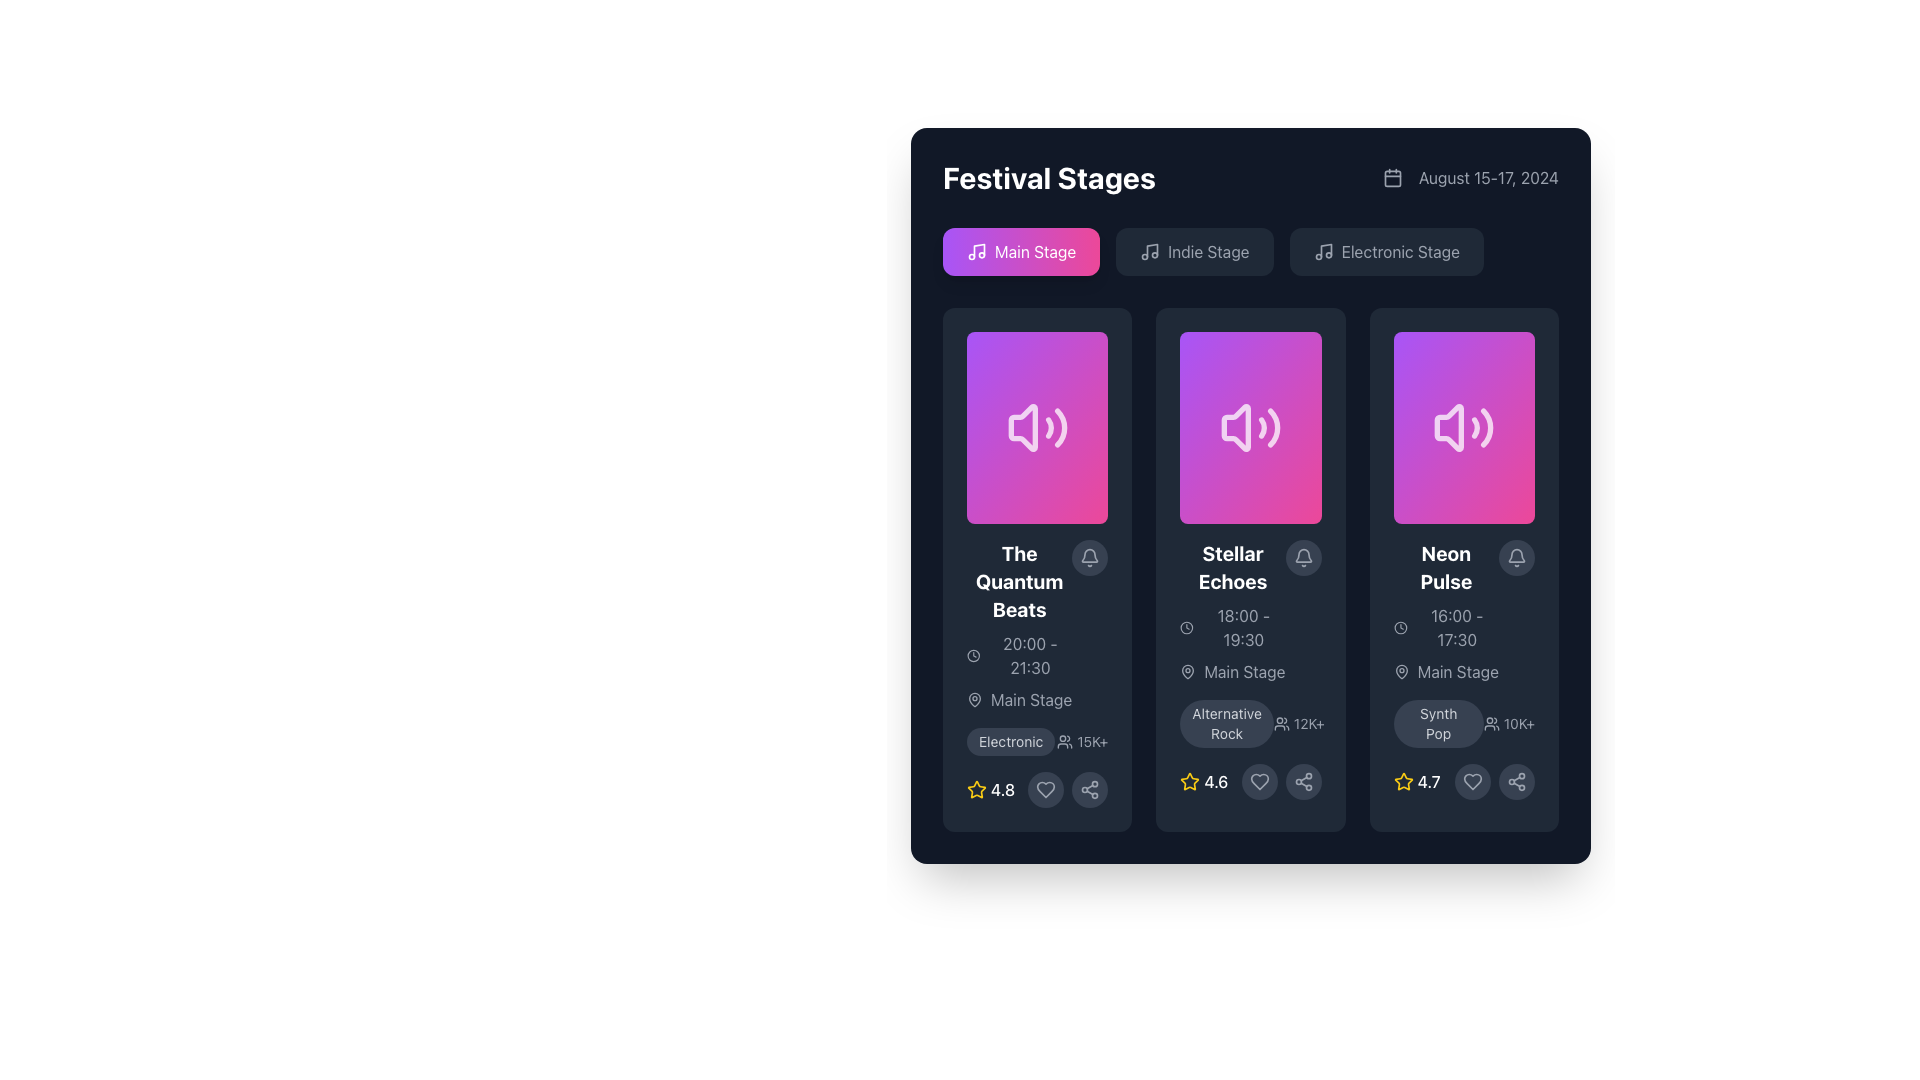 The height and width of the screenshot is (1080, 1920). What do you see at coordinates (1232, 611) in the screenshot?
I see `the text block titled 'Stellar Echoes' which contains a timestamp and is part of a dark-themed card design located in the center of the second card from the left` at bounding box center [1232, 611].